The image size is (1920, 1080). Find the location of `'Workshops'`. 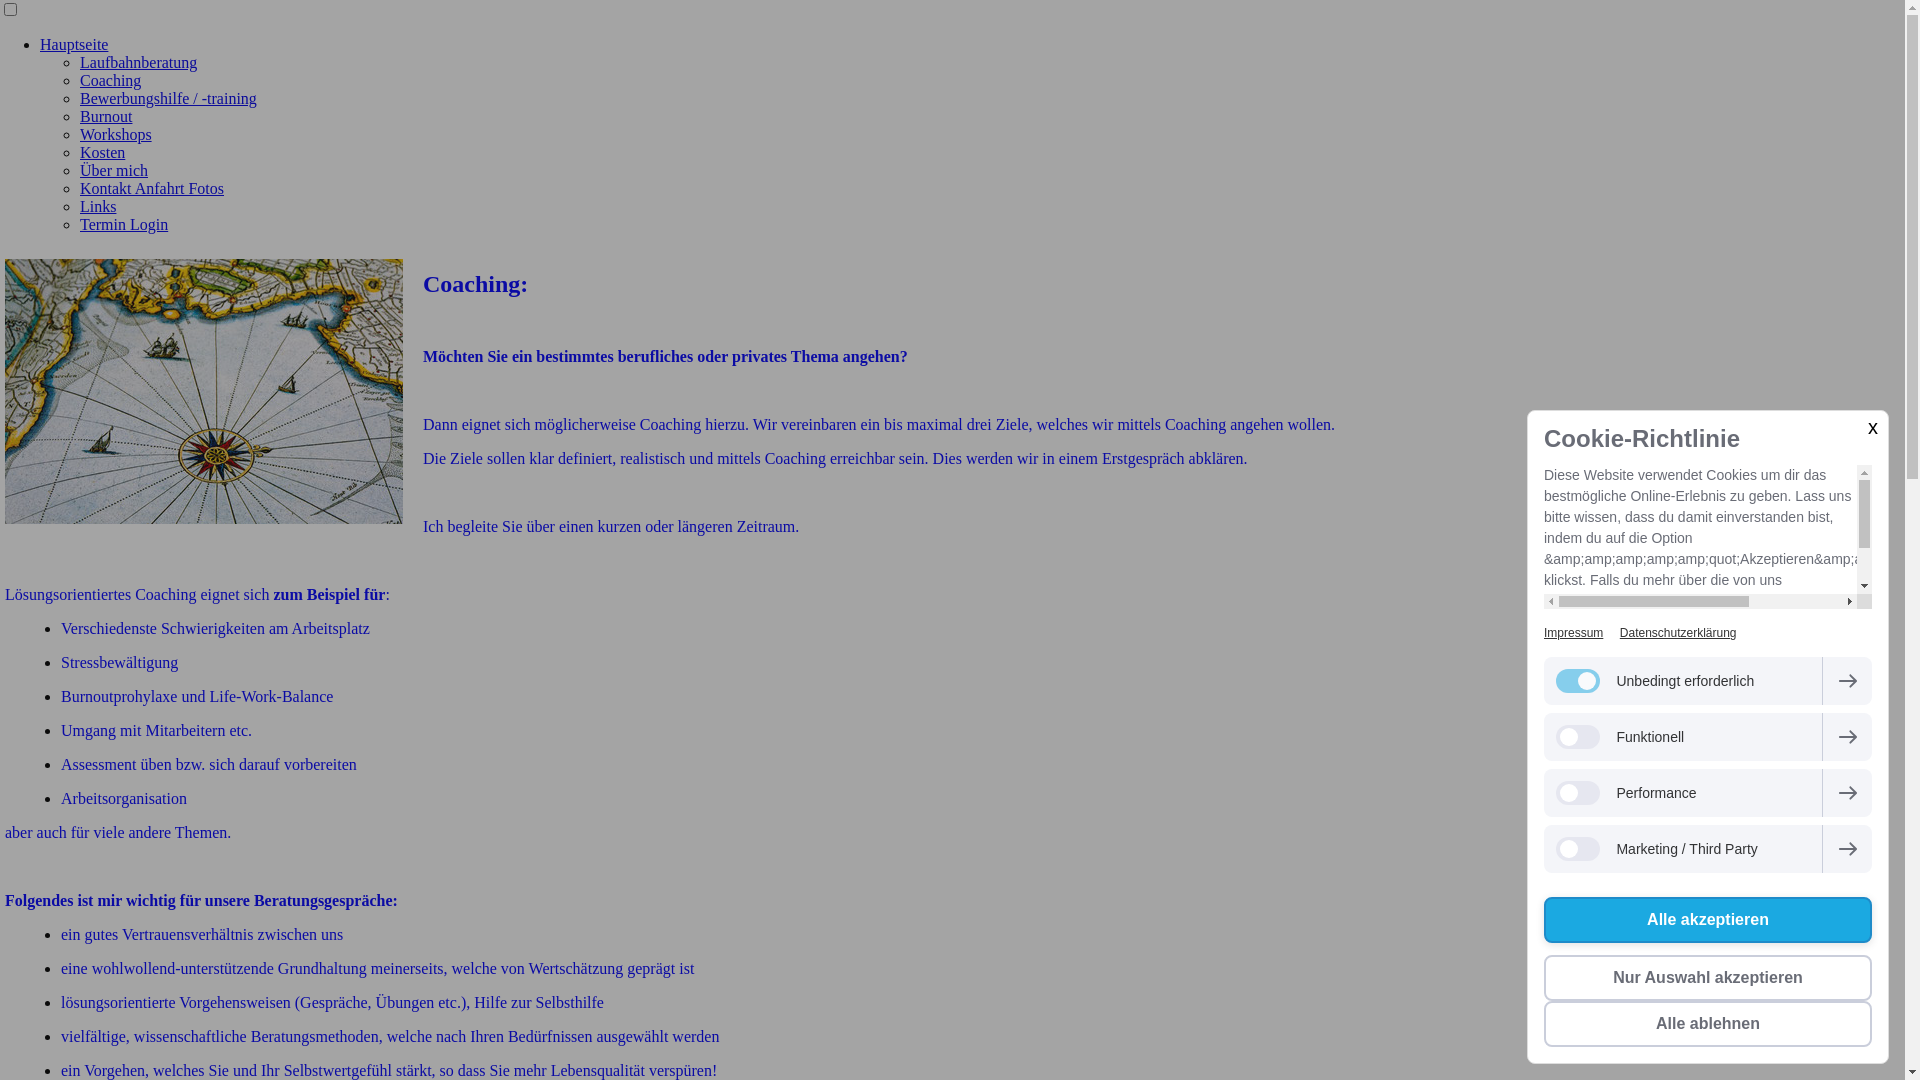

'Workshops' is located at coordinates (114, 134).